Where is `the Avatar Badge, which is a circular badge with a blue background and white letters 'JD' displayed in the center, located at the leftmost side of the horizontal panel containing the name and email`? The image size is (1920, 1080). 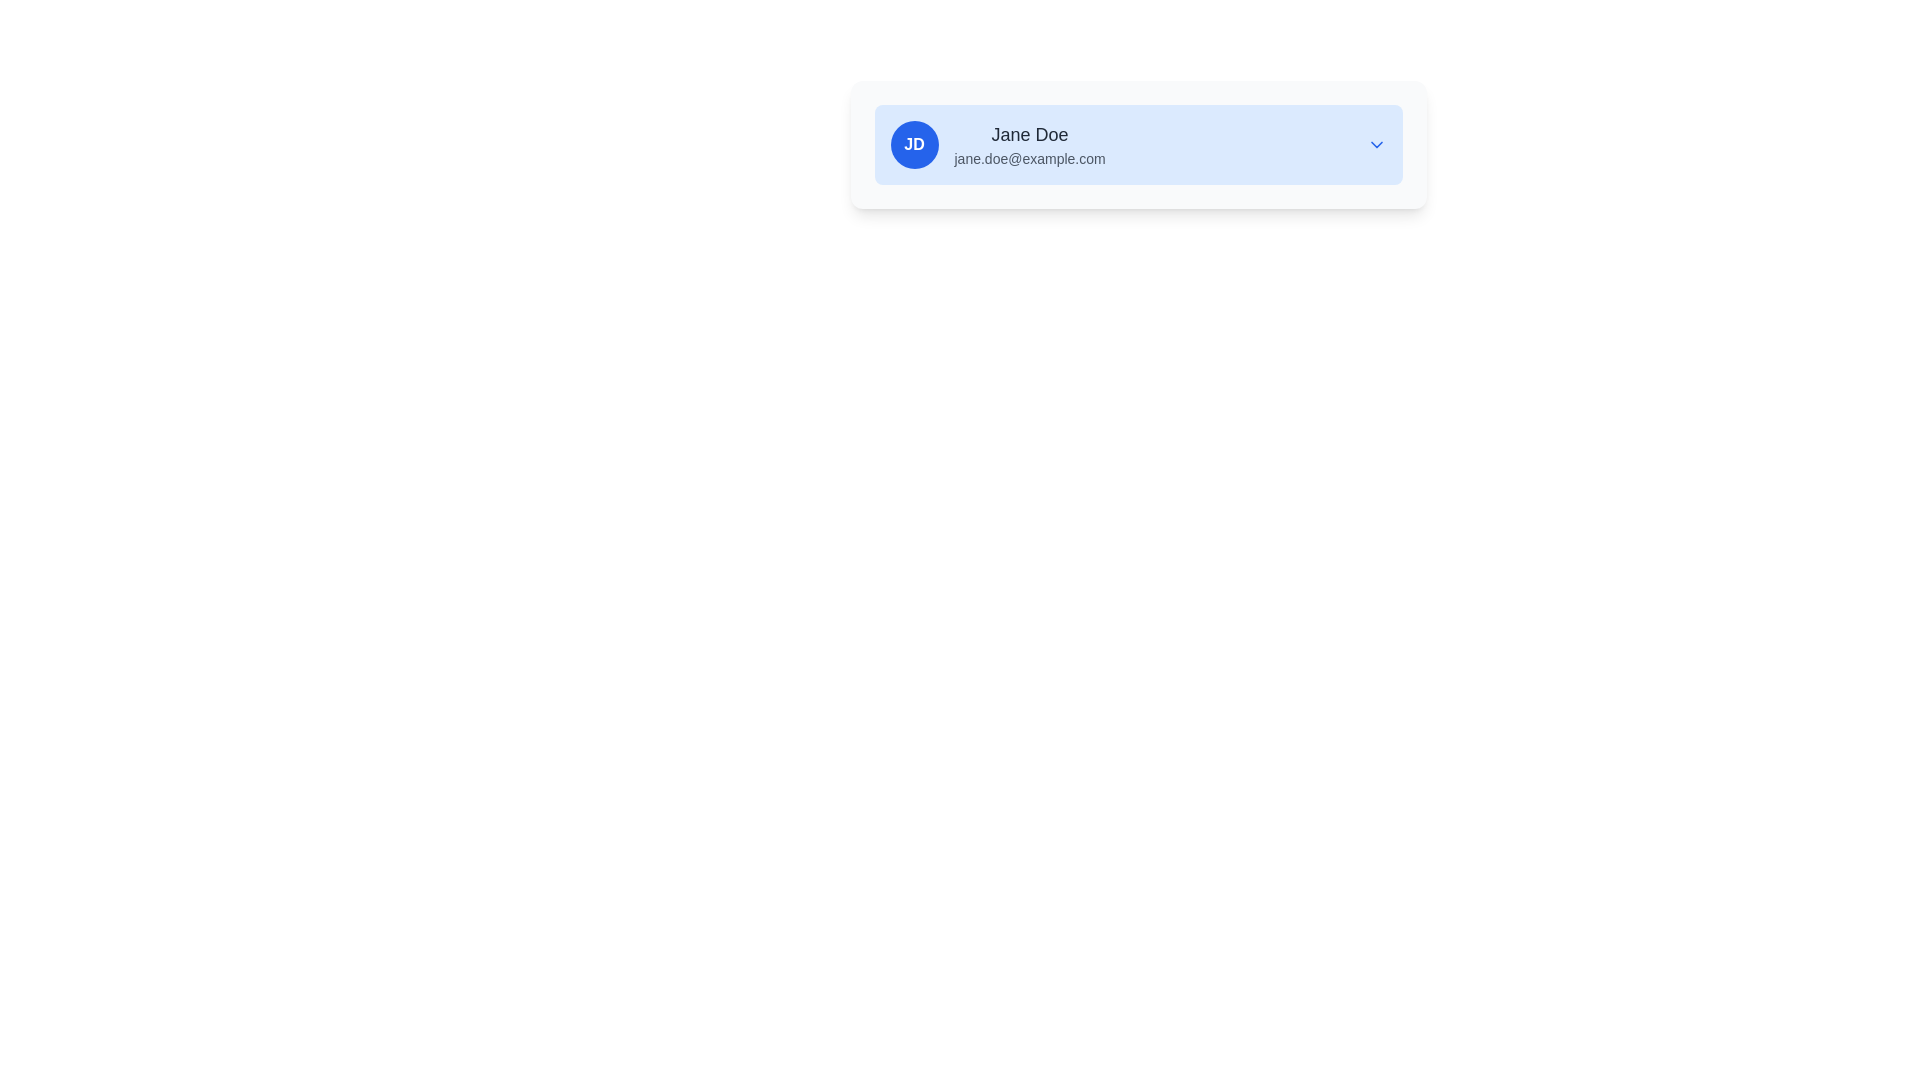 the Avatar Badge, which is a circular badge with a blue background and white letters 'JD' displayed in the center, located at the leftmost side of the horizontal panel containing the name and email is located at coordinates (913, 144).